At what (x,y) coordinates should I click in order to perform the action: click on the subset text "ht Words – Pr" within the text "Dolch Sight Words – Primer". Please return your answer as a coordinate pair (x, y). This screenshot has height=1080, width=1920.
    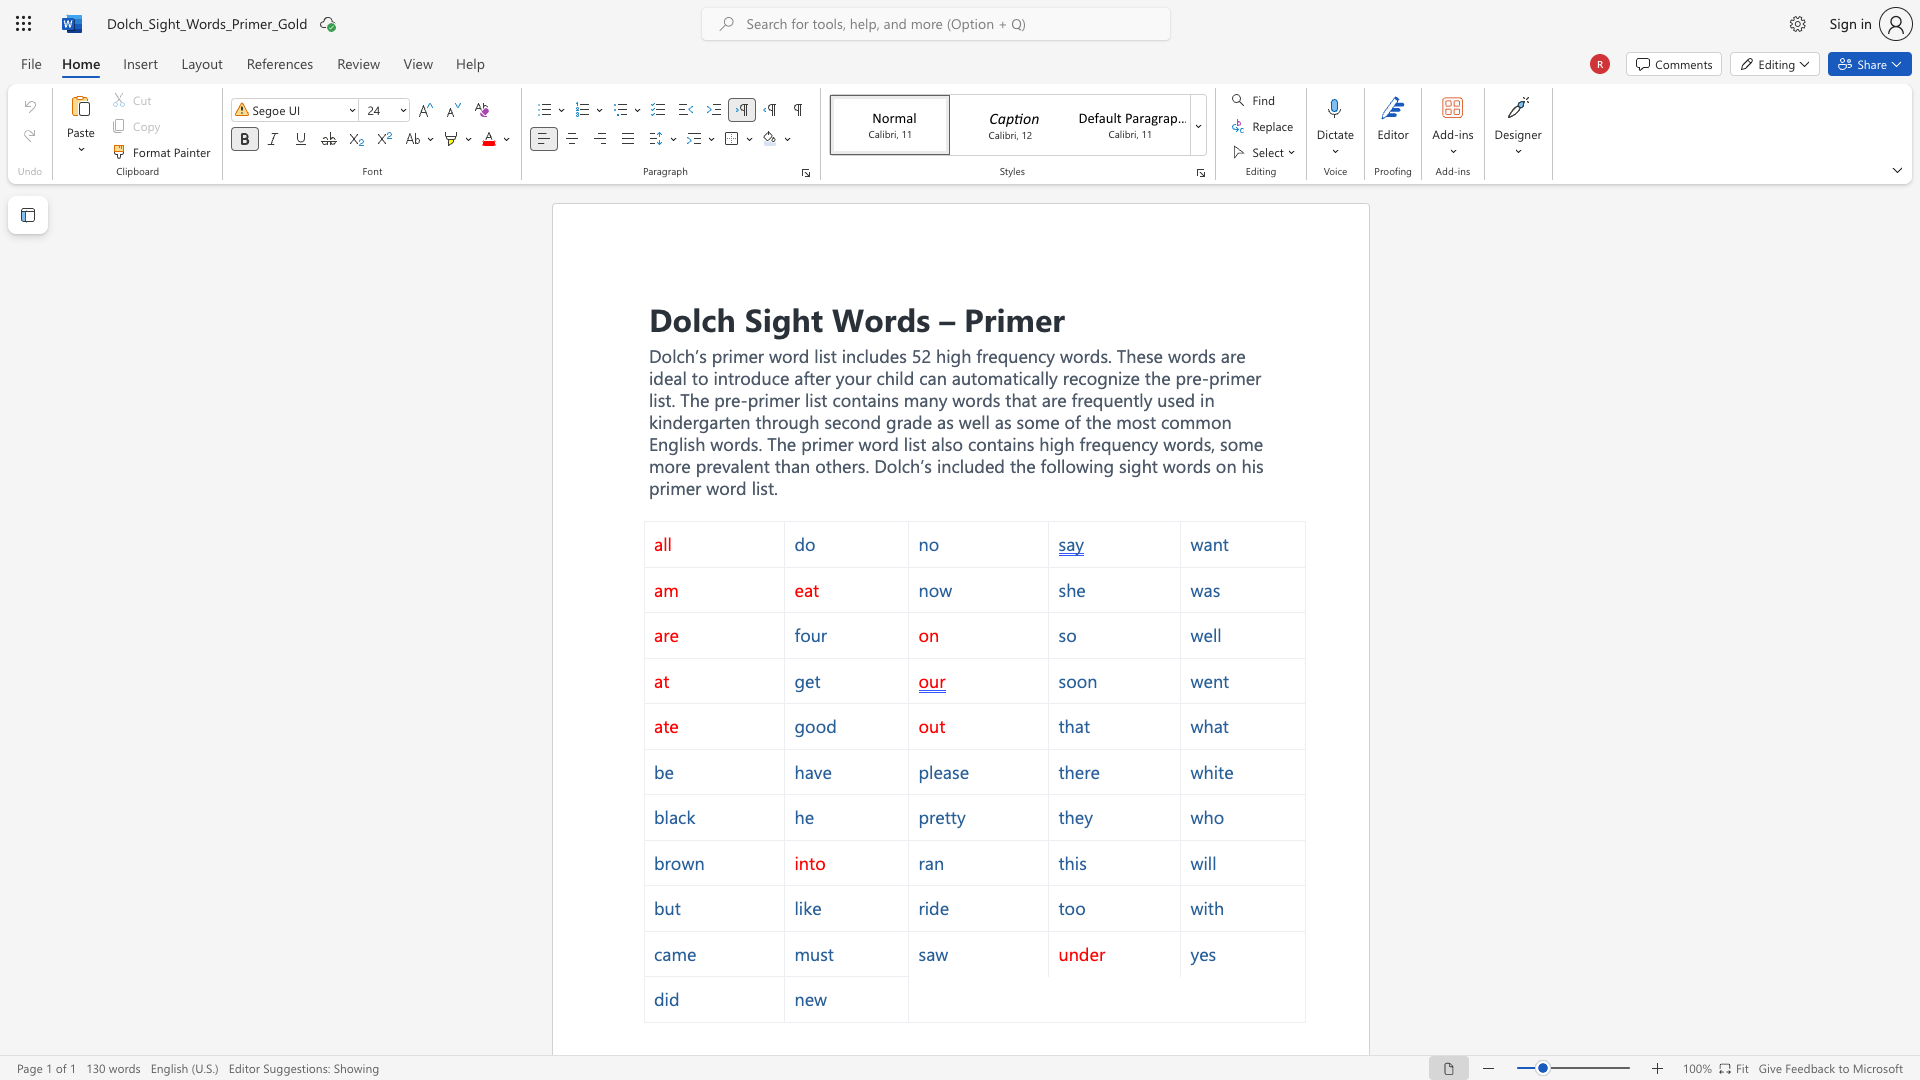
    Looking at the image, I should click on (790, 317).